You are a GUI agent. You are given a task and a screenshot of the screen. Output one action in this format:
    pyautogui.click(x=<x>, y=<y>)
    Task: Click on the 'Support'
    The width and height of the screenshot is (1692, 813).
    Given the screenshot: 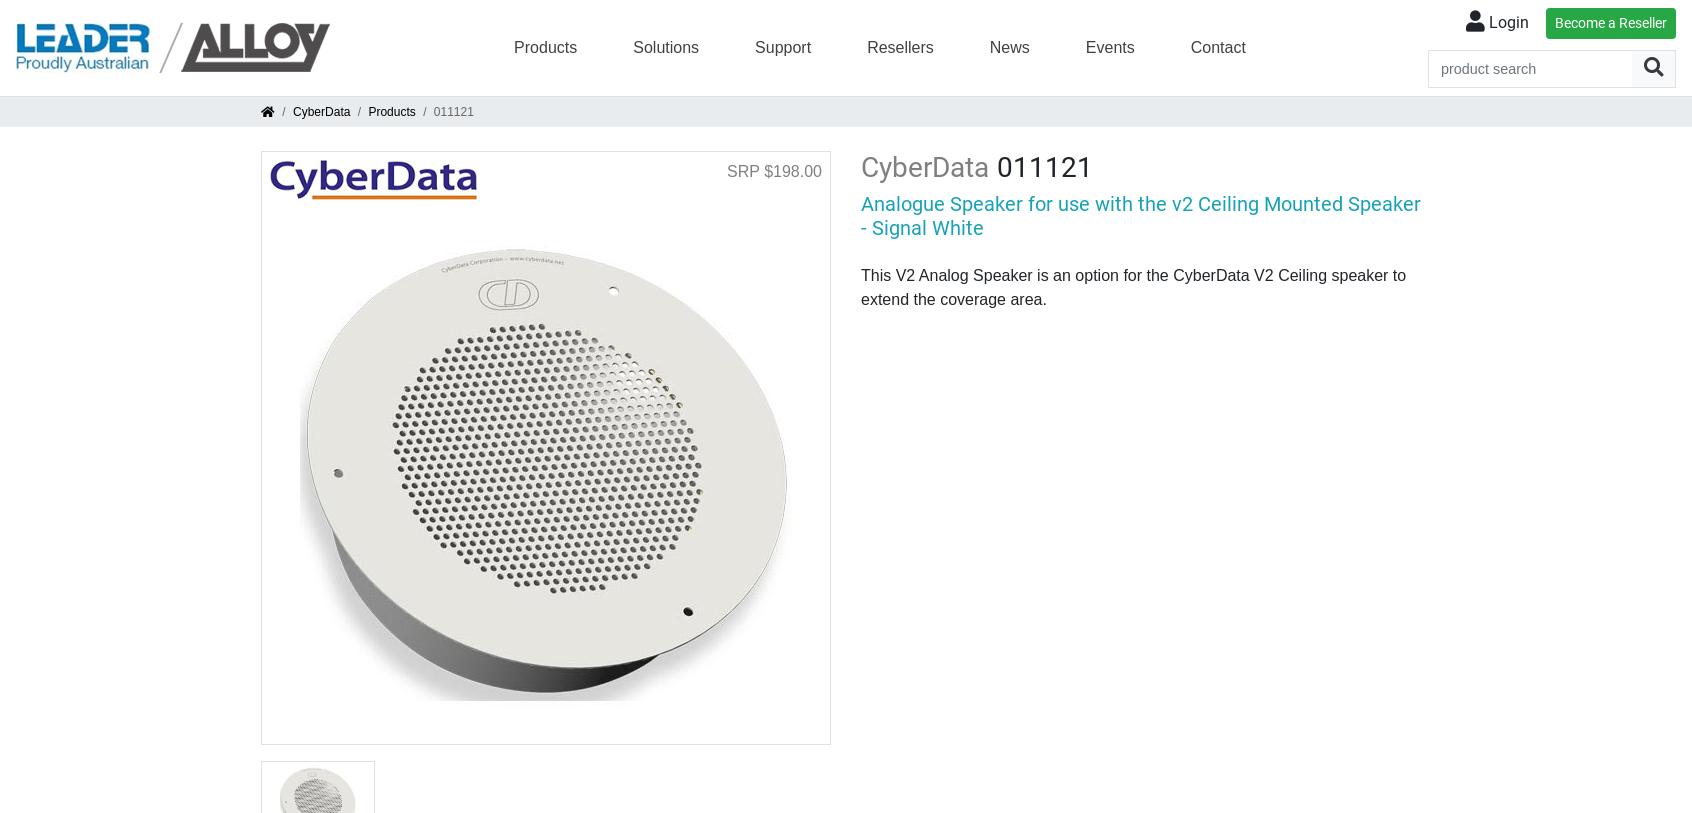 What is the action you would take?
    pyautogui.click(x=783, y=45)
    